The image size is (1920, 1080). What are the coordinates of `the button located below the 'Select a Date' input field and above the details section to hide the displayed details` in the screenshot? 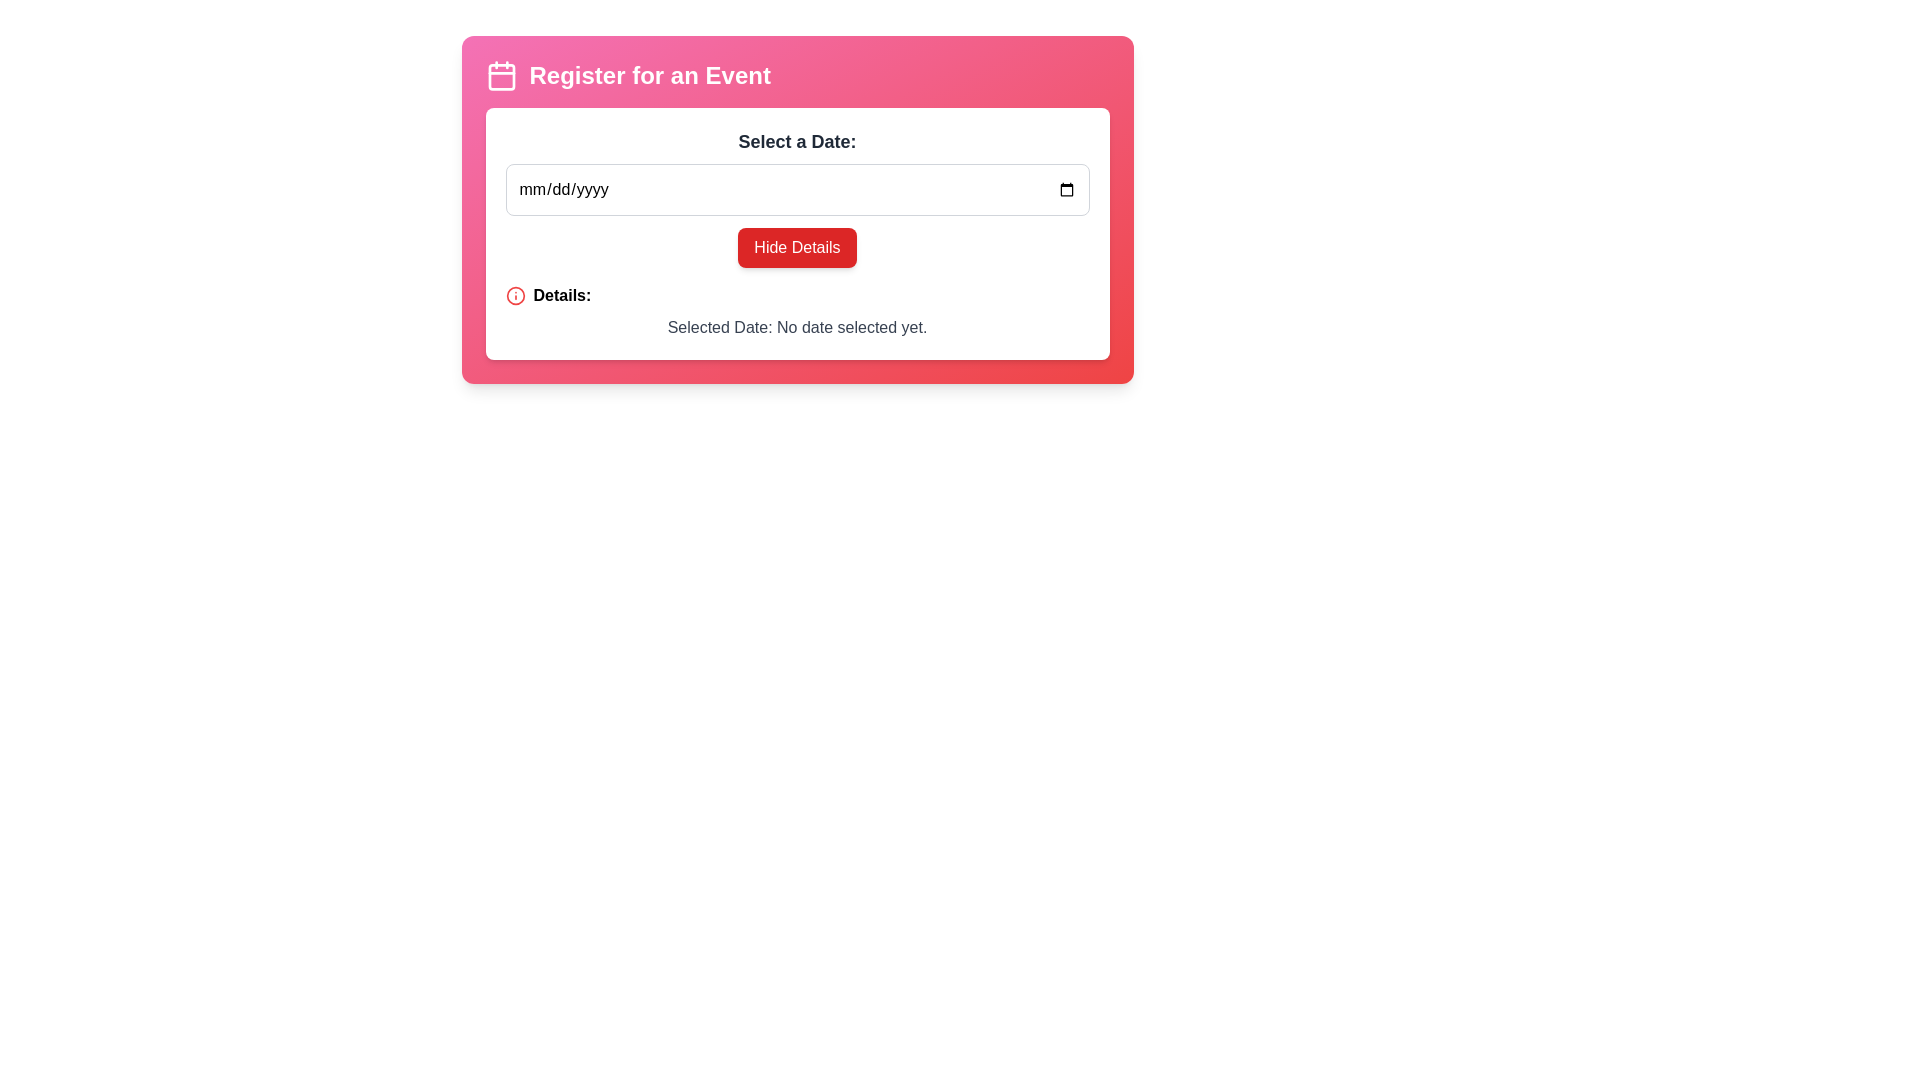 It's located at (796, 233).